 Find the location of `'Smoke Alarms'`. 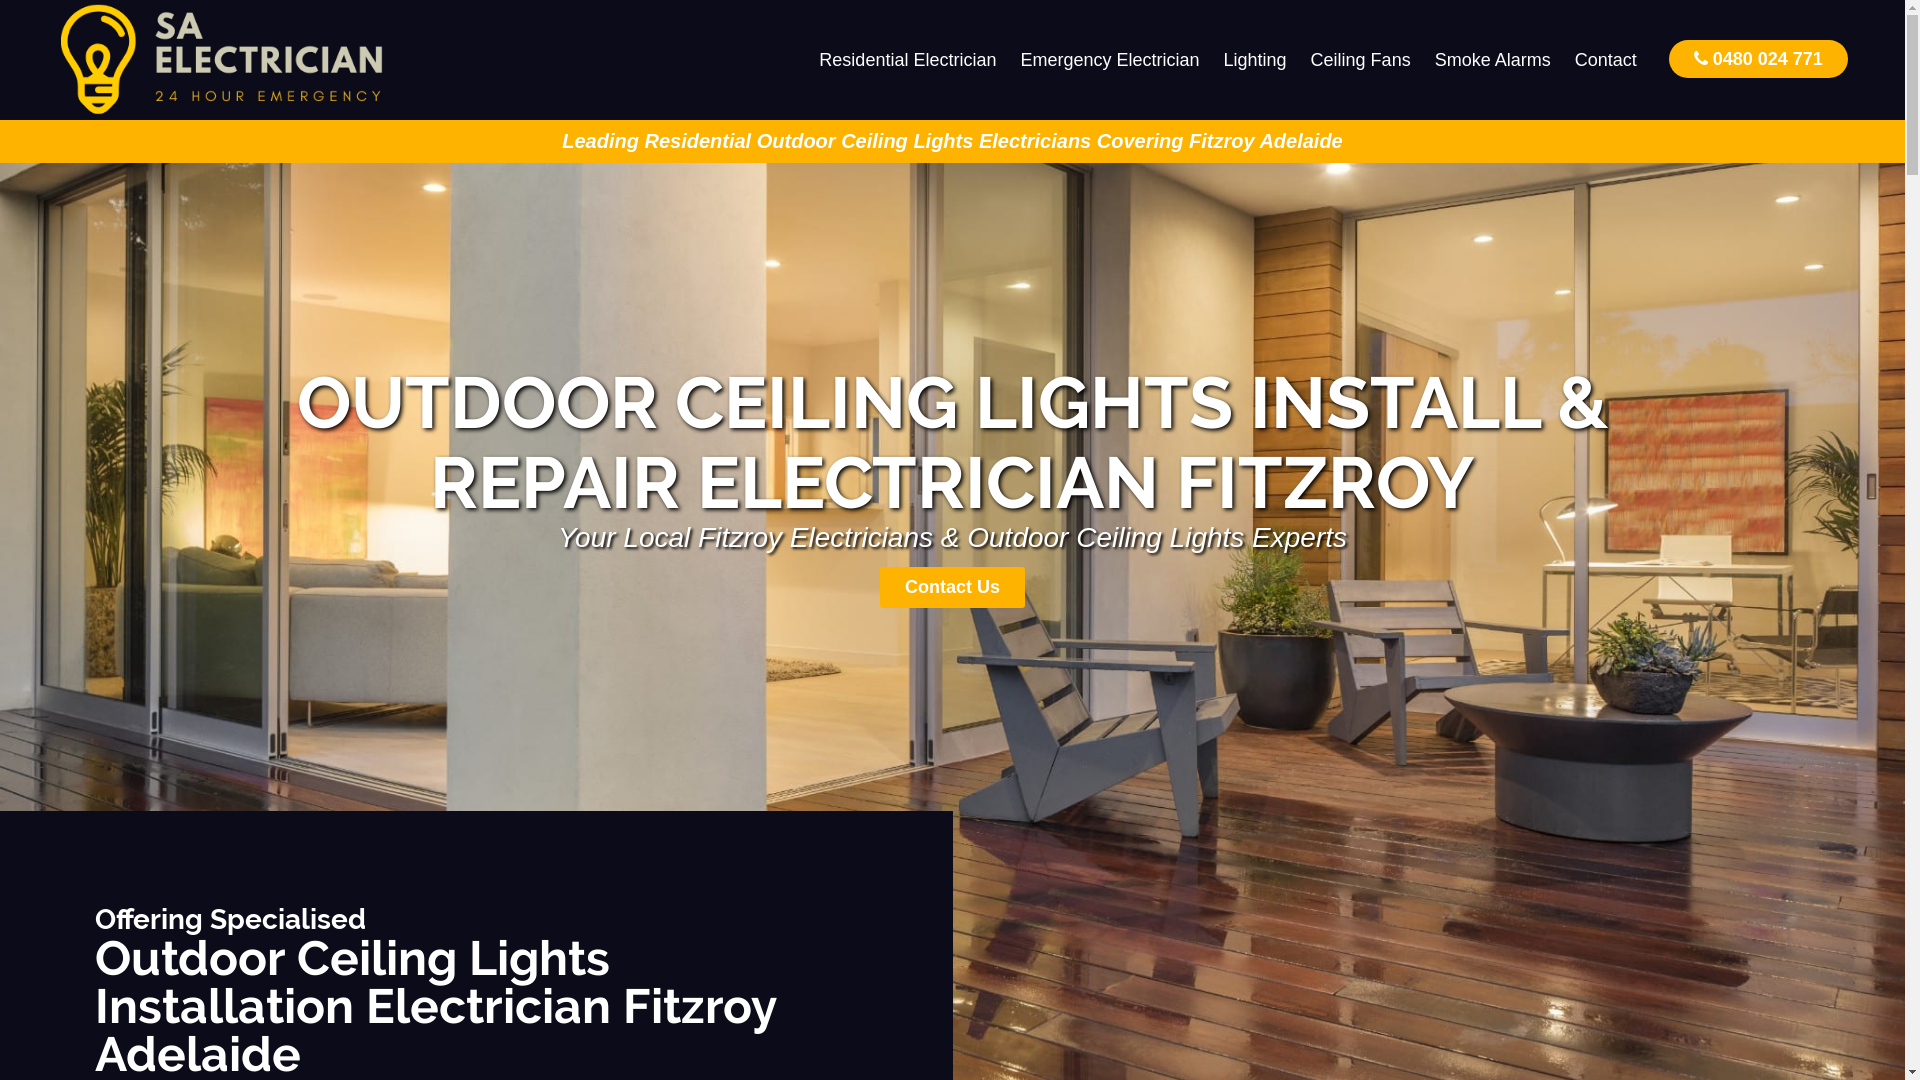

'Smoke Alarms' is located at coordinates (1492, 59).